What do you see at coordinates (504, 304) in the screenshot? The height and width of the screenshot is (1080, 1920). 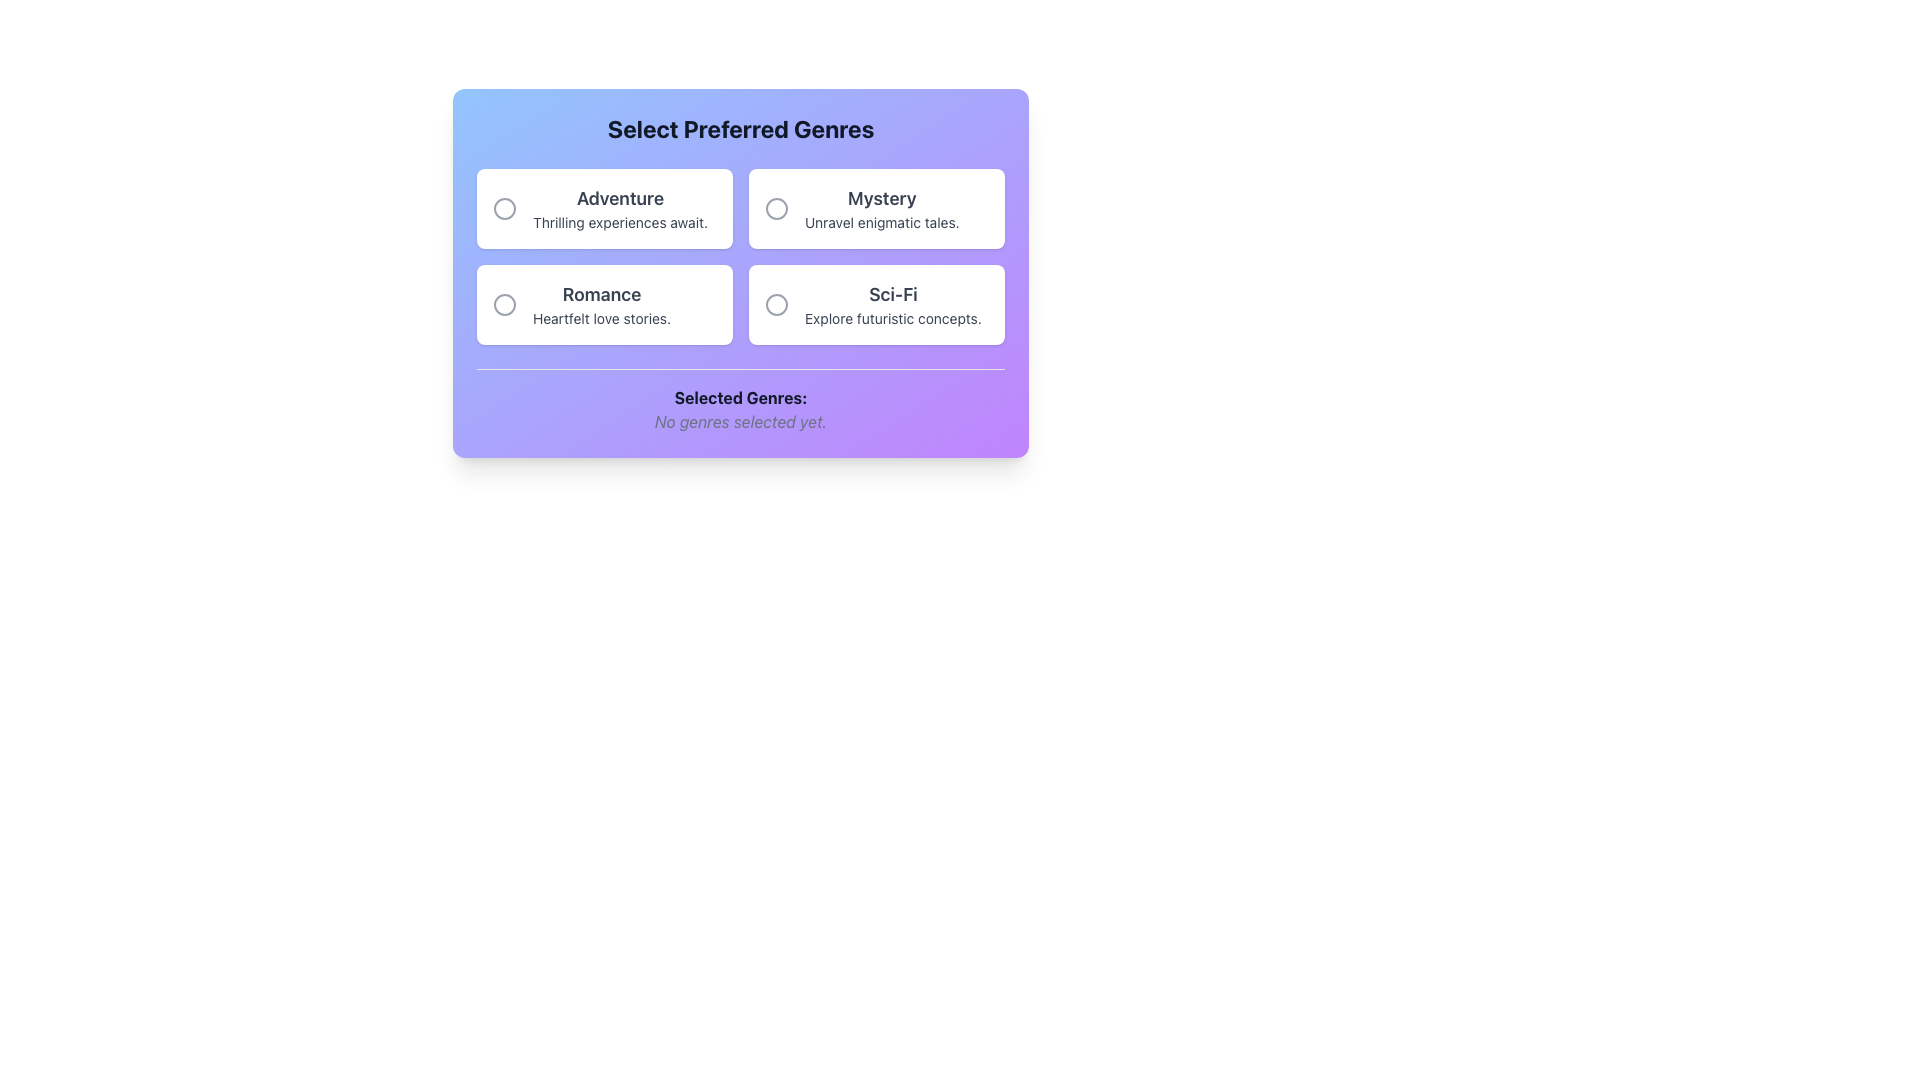 I see `smaller SVG Circle icon representing the Romance genre, located in the bottom-left area of the grid layout of options` at bounding box center [504, 304].